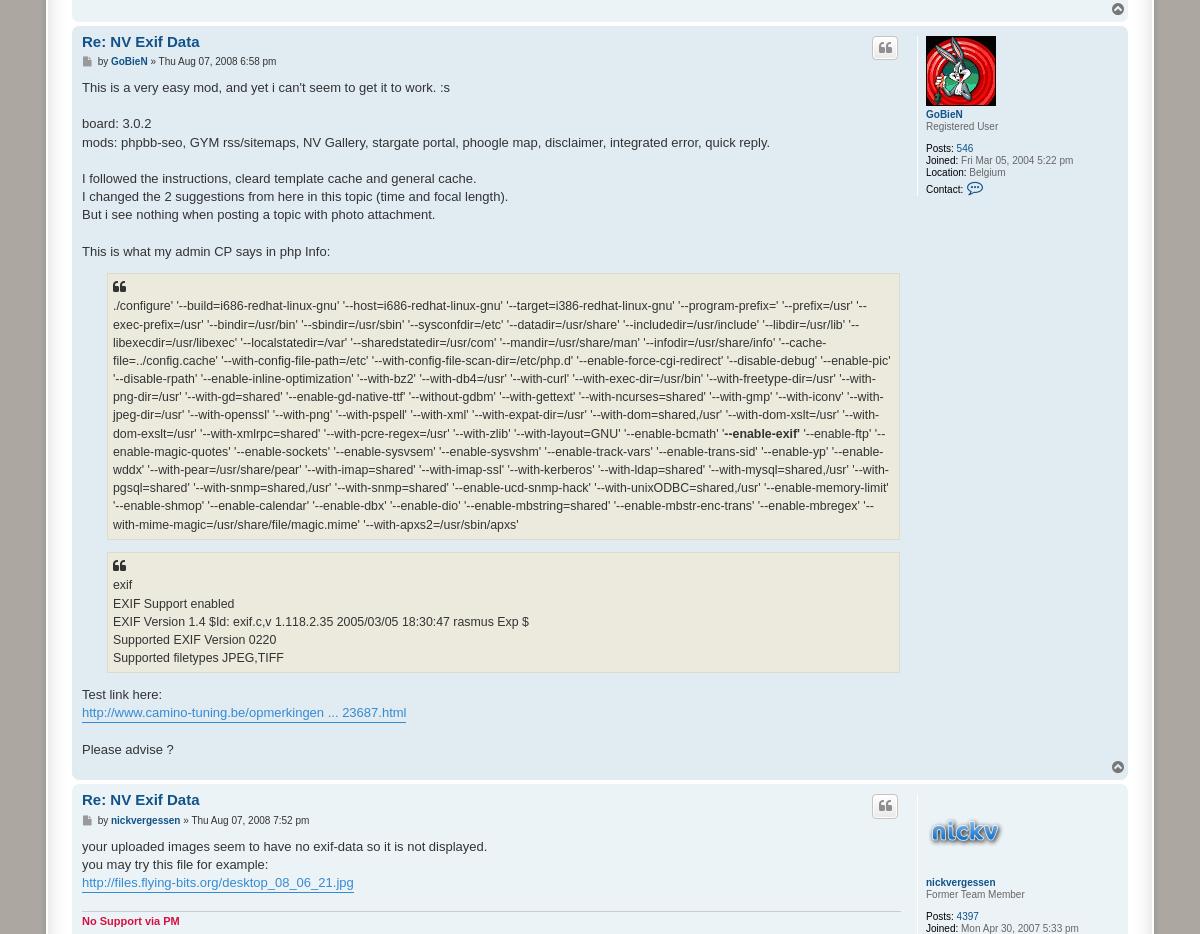 The width and height of the screenshot is (1200, 934). What do you see at coordinates (426, 141) in the screenshot?
I see `'mods: phpbb-seo, GYM rss/sitemaps, NV Gallery, stargate portal, phoogle map, disclaimer, integrated error, quick reply.'` at bounding box center [426, 141].